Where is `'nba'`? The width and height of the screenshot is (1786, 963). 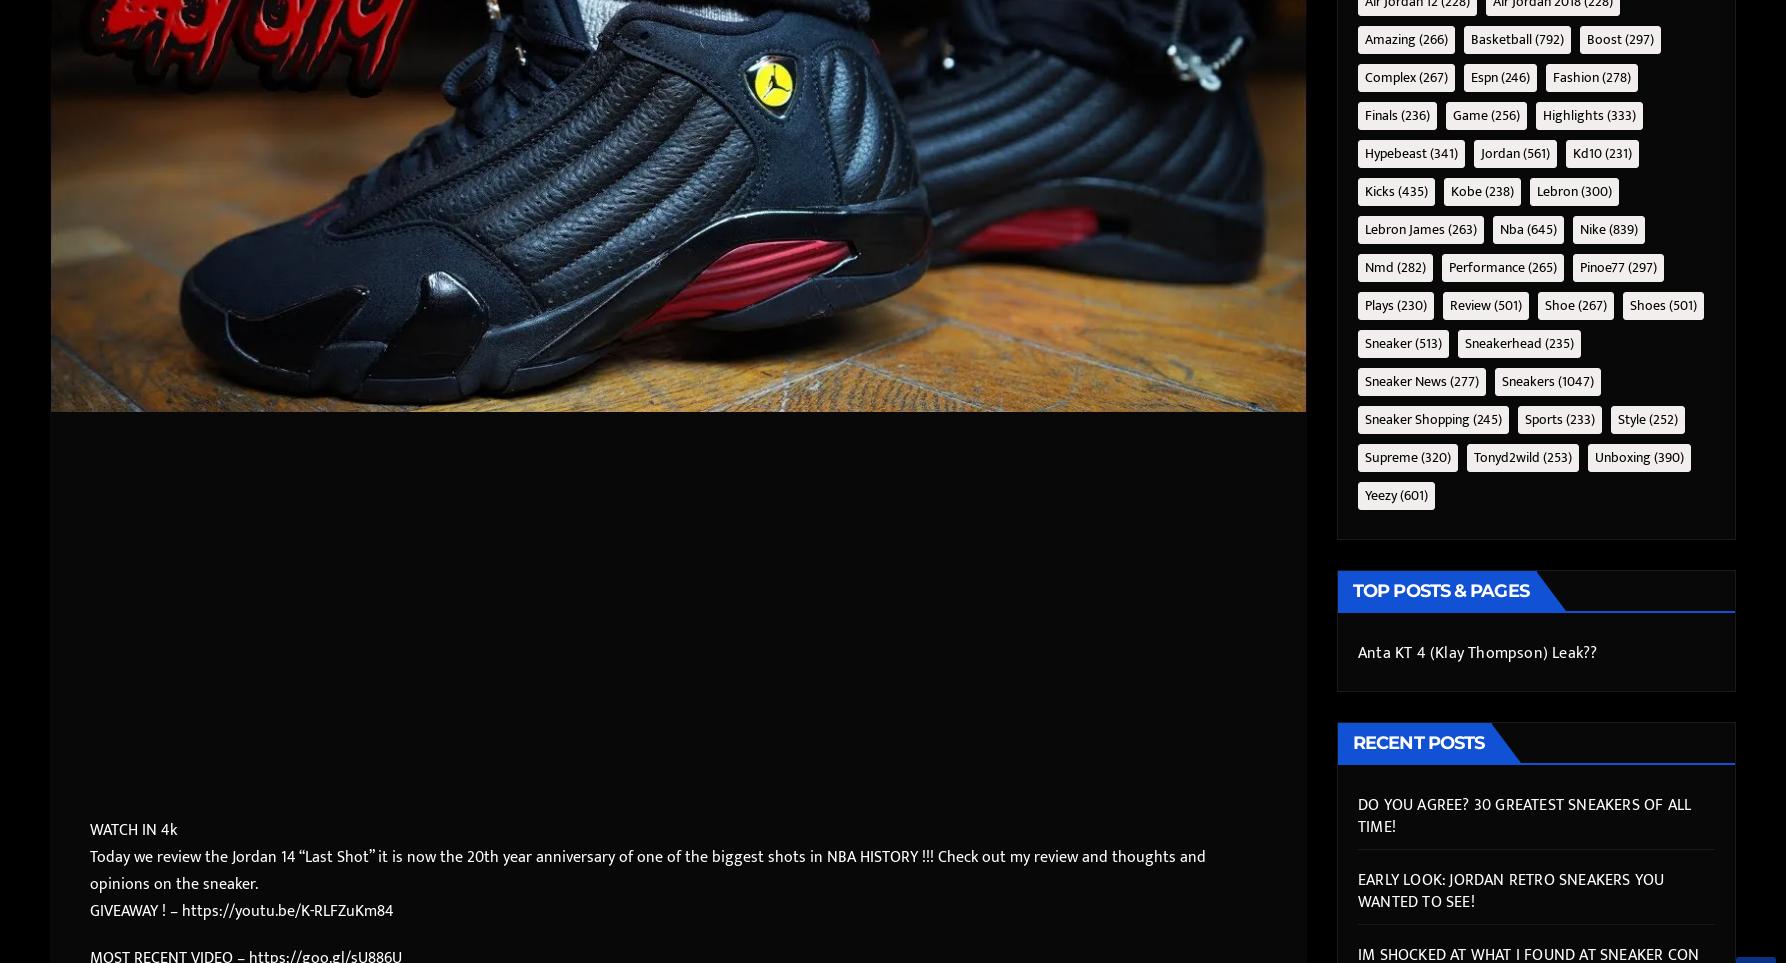
'nba' is located at coordinates (1500, 228).